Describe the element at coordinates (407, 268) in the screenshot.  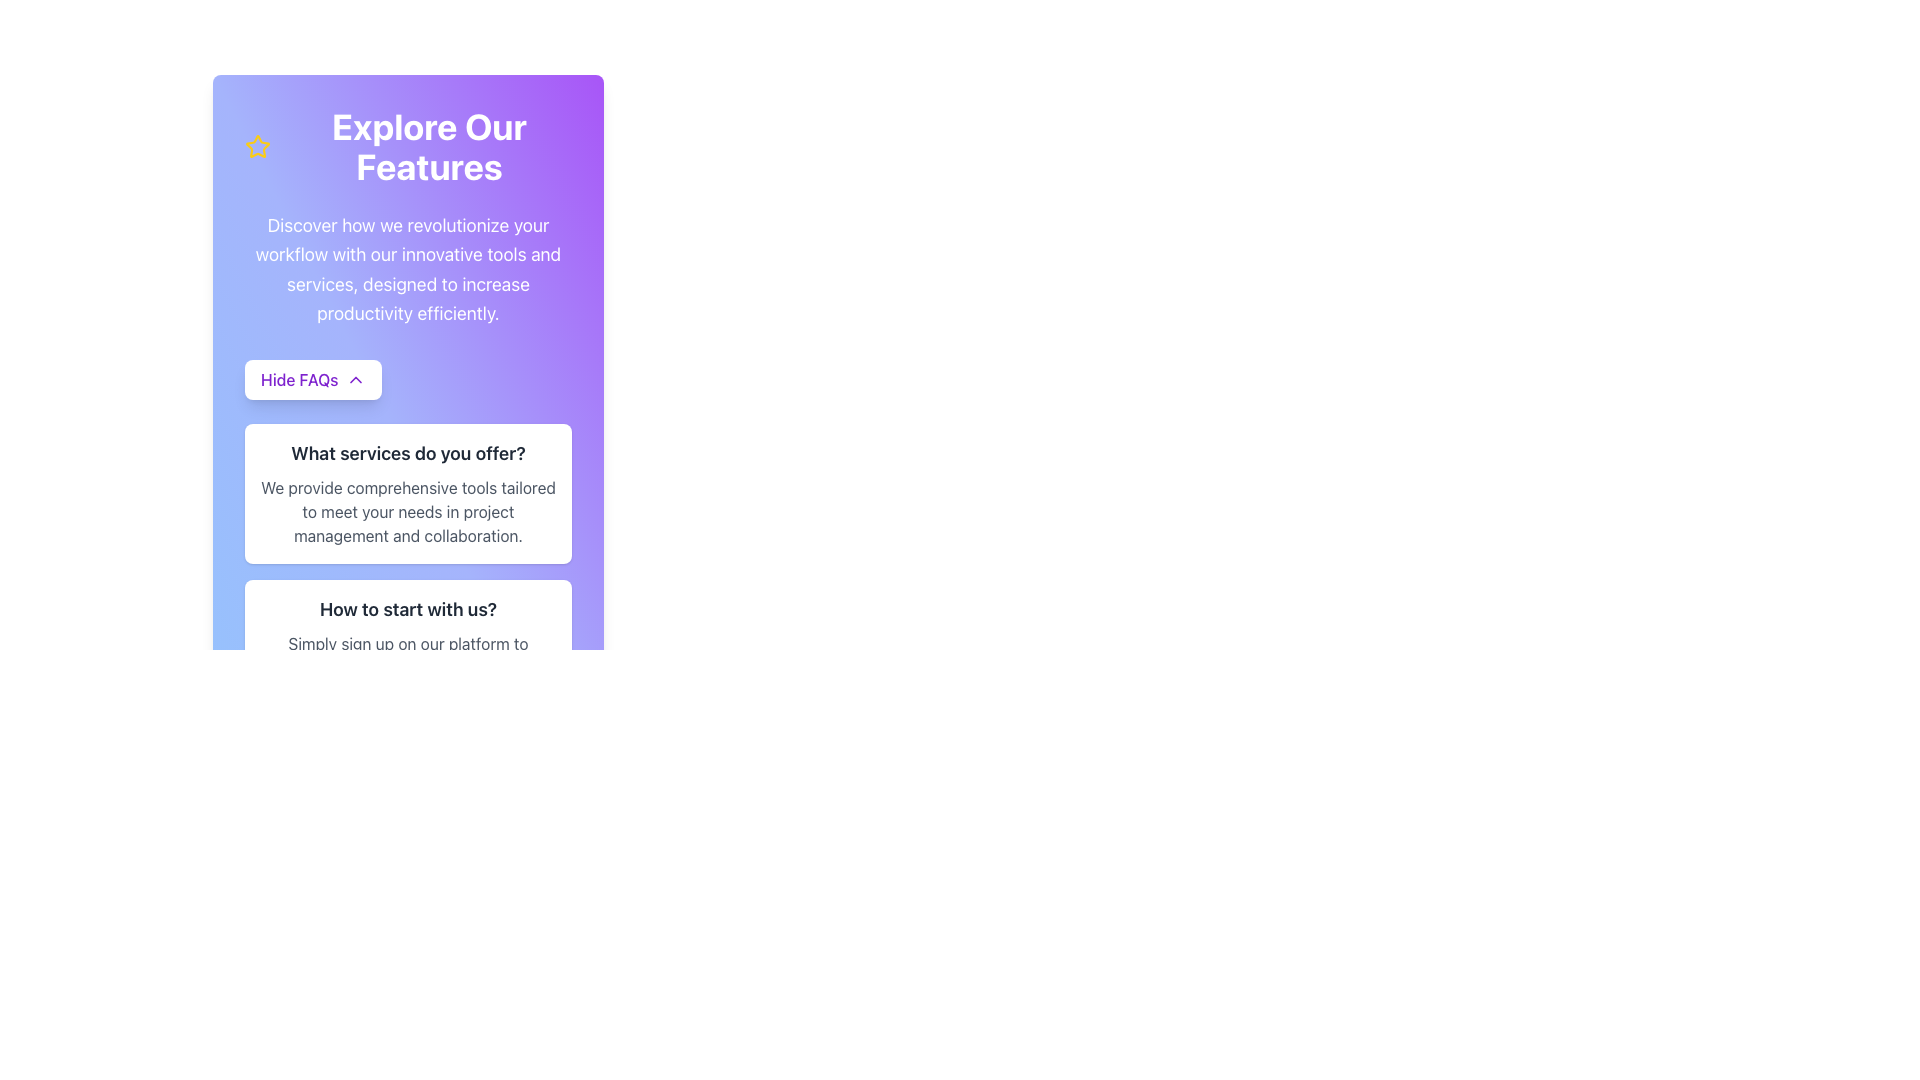
I see `text content of the prominent text block styled with a large size and relaxed line spacing, located beneath the heading 'Explore Our Features' and above the 'Hide FAQs' button` at that location.